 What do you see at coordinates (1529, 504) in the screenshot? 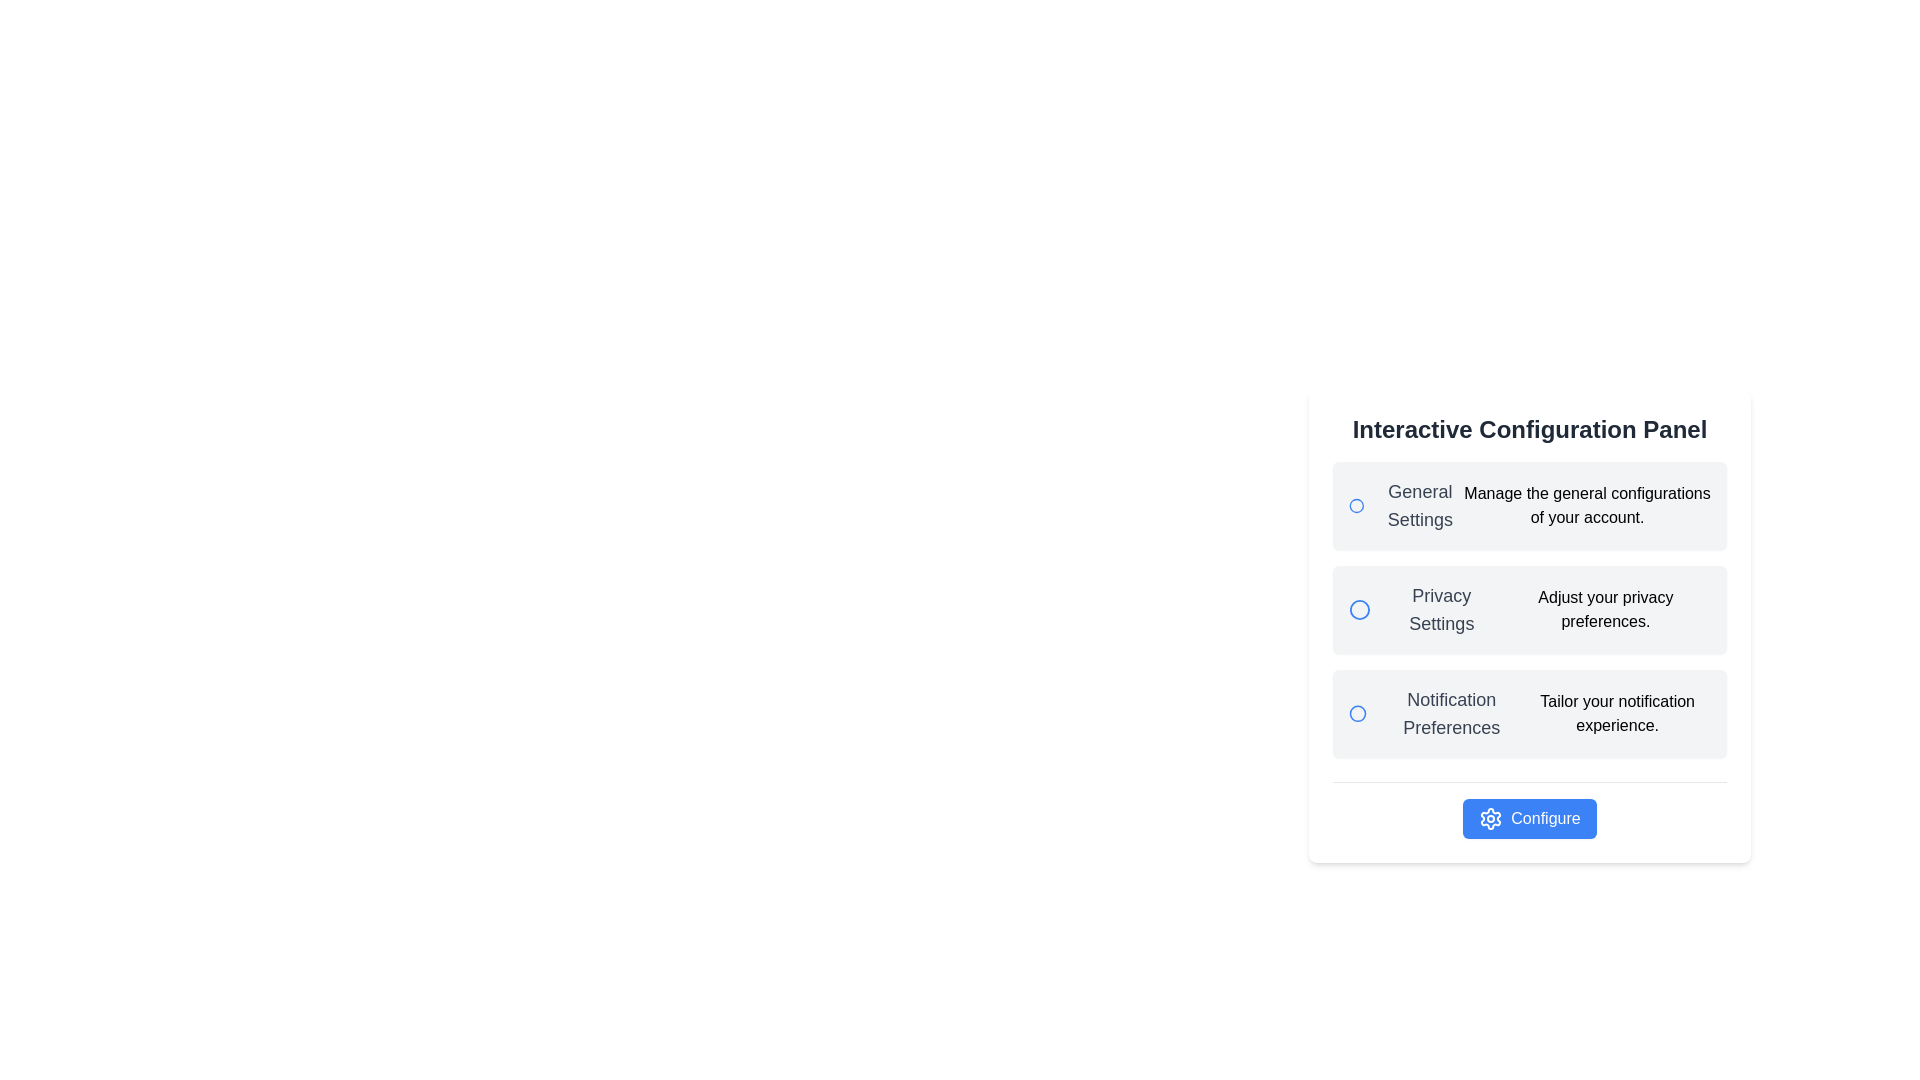
I see `the informational card for configuring general account settings located at the top of the list of similar cards in the interactive configuration panel` at bounding box center [1529, 504].